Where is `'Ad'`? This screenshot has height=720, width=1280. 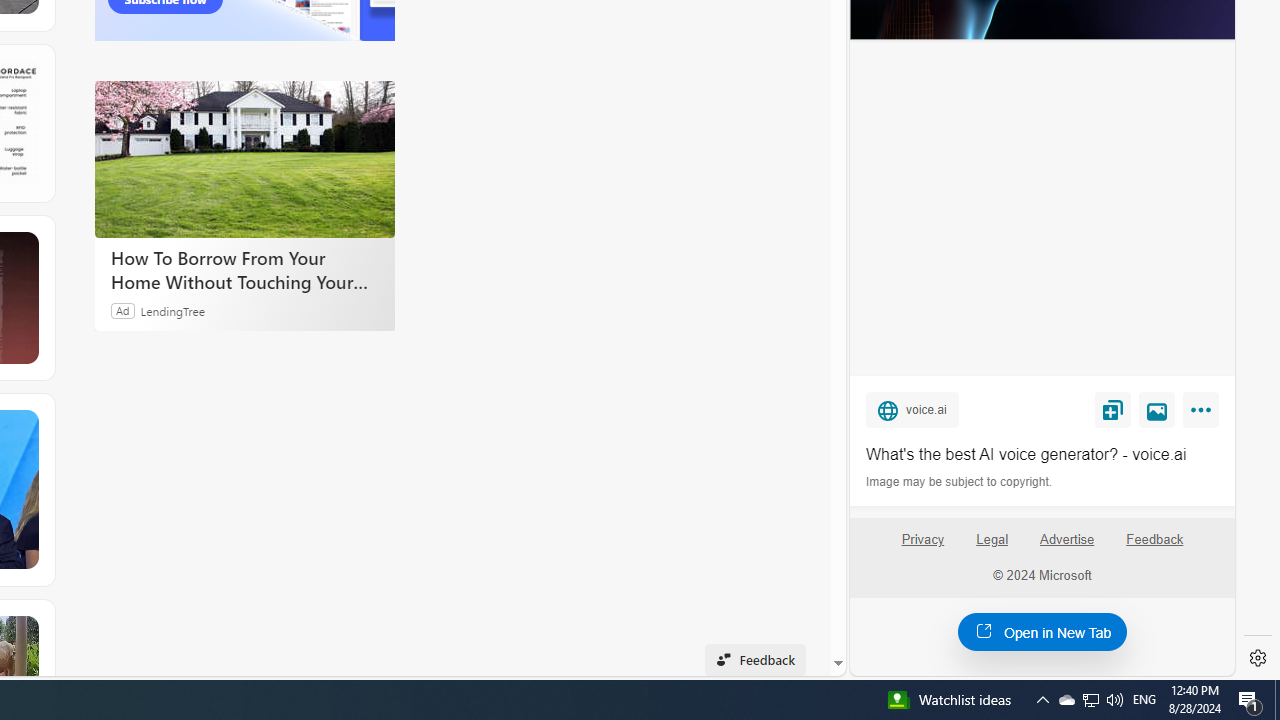
'Ad' is located at coordinates (122, 310).